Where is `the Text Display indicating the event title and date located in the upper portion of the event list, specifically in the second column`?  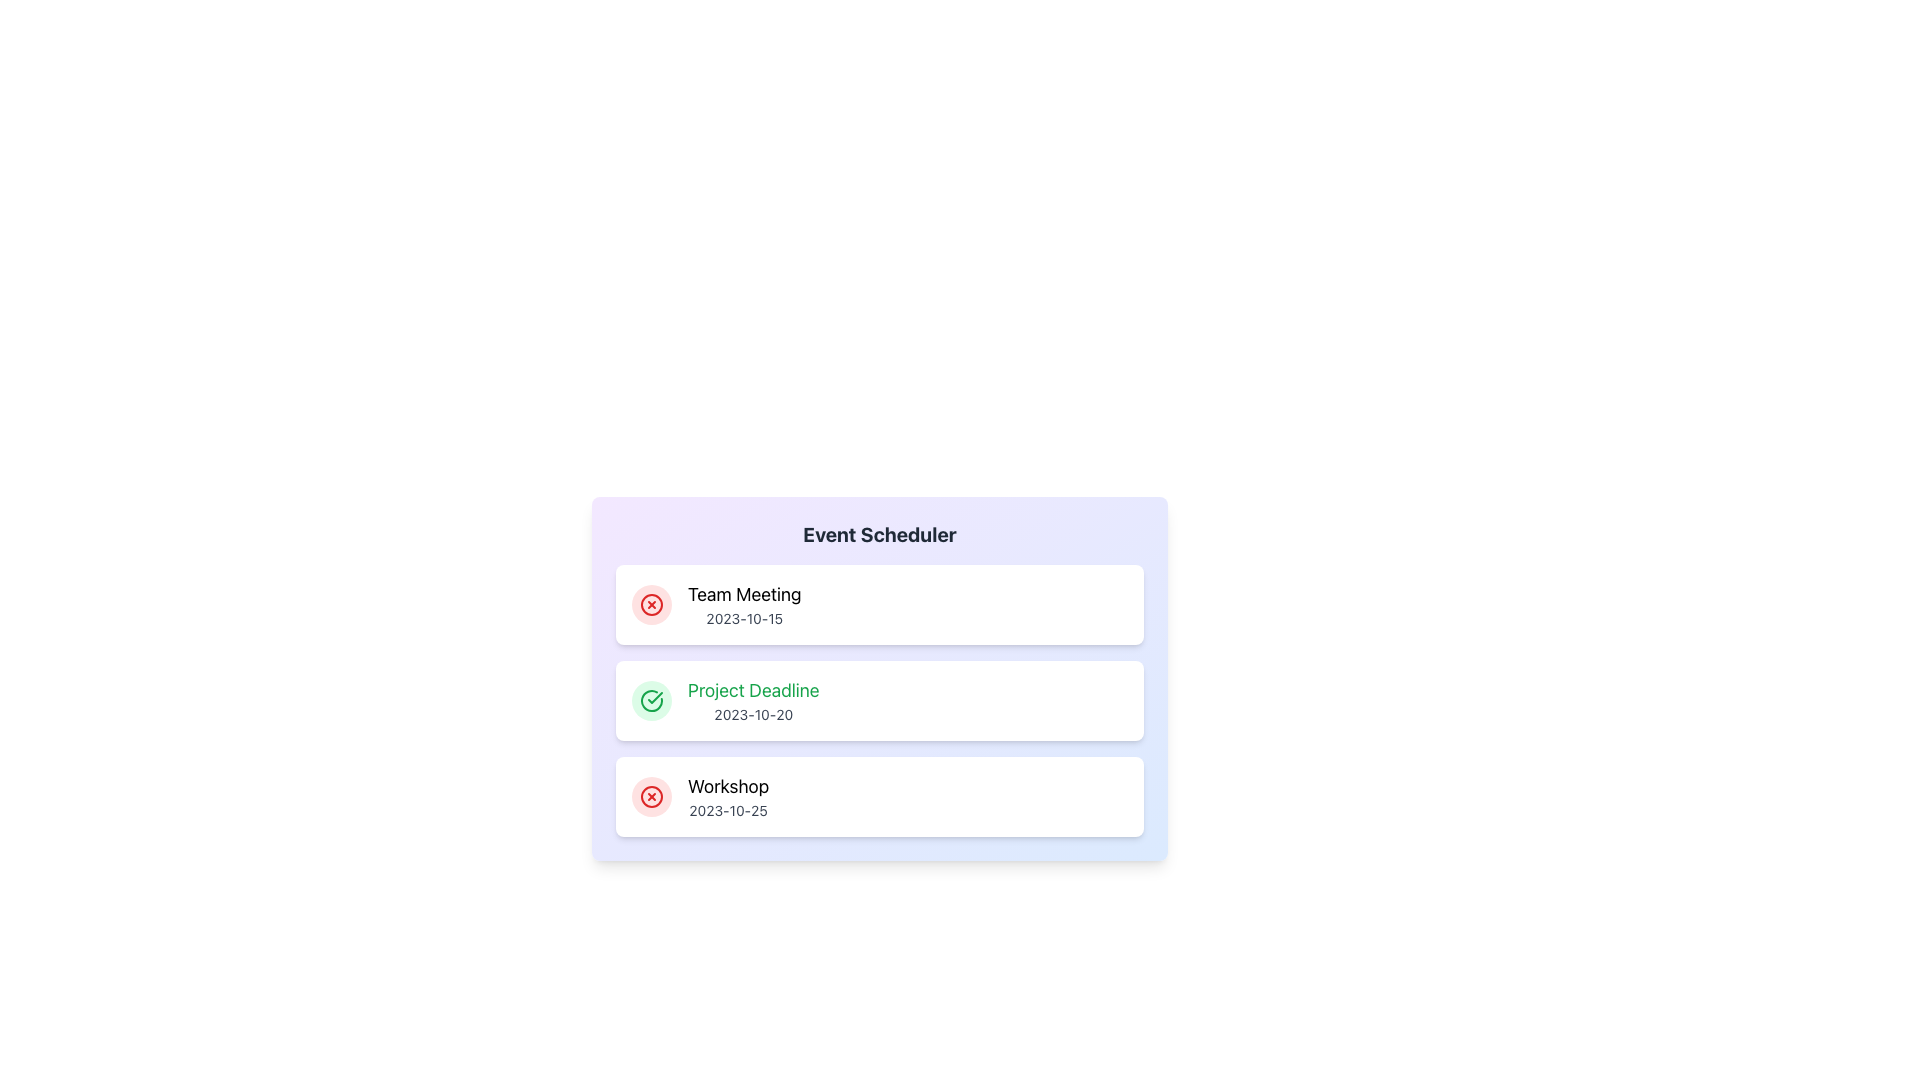 the Text Display indicating the event title and date located in the upper portion of the event list, specifically in the second column is located at coordinates (743, 604).